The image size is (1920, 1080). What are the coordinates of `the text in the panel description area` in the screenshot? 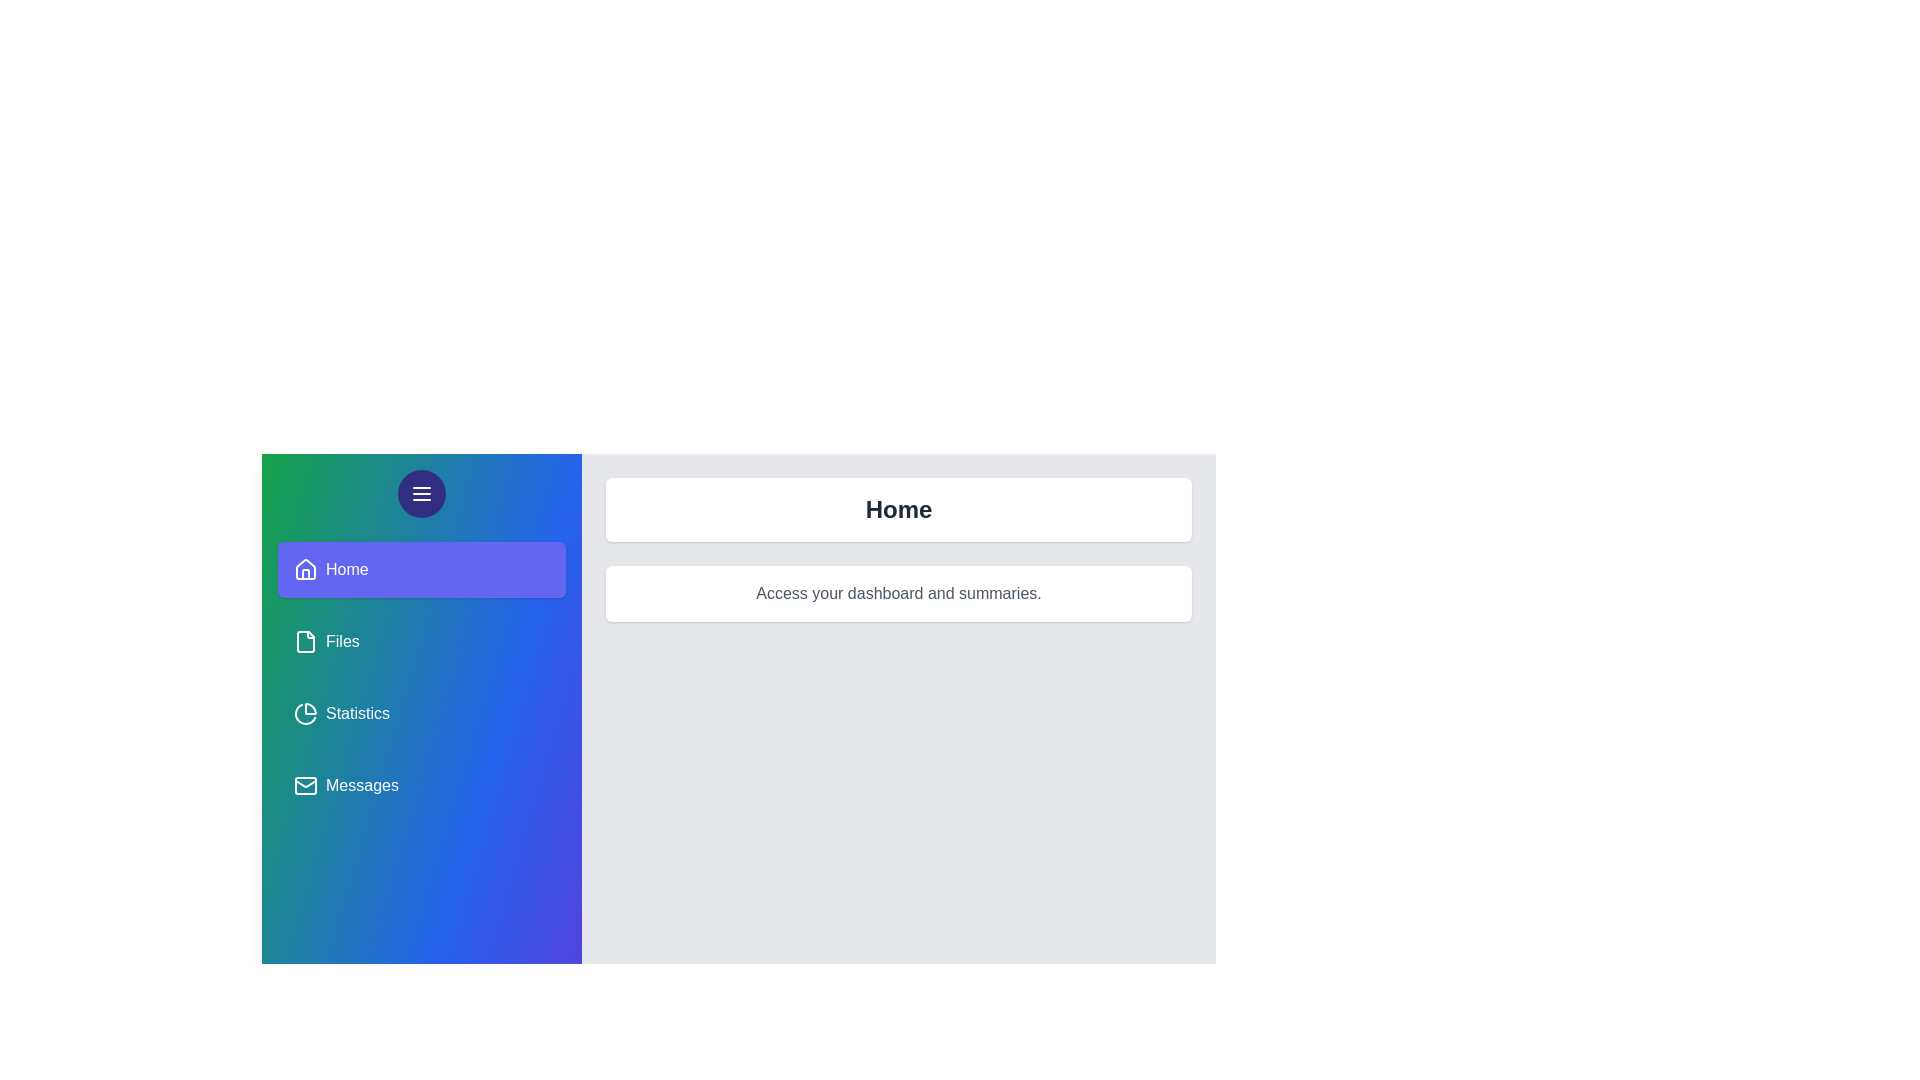 It's located at (897, 593).